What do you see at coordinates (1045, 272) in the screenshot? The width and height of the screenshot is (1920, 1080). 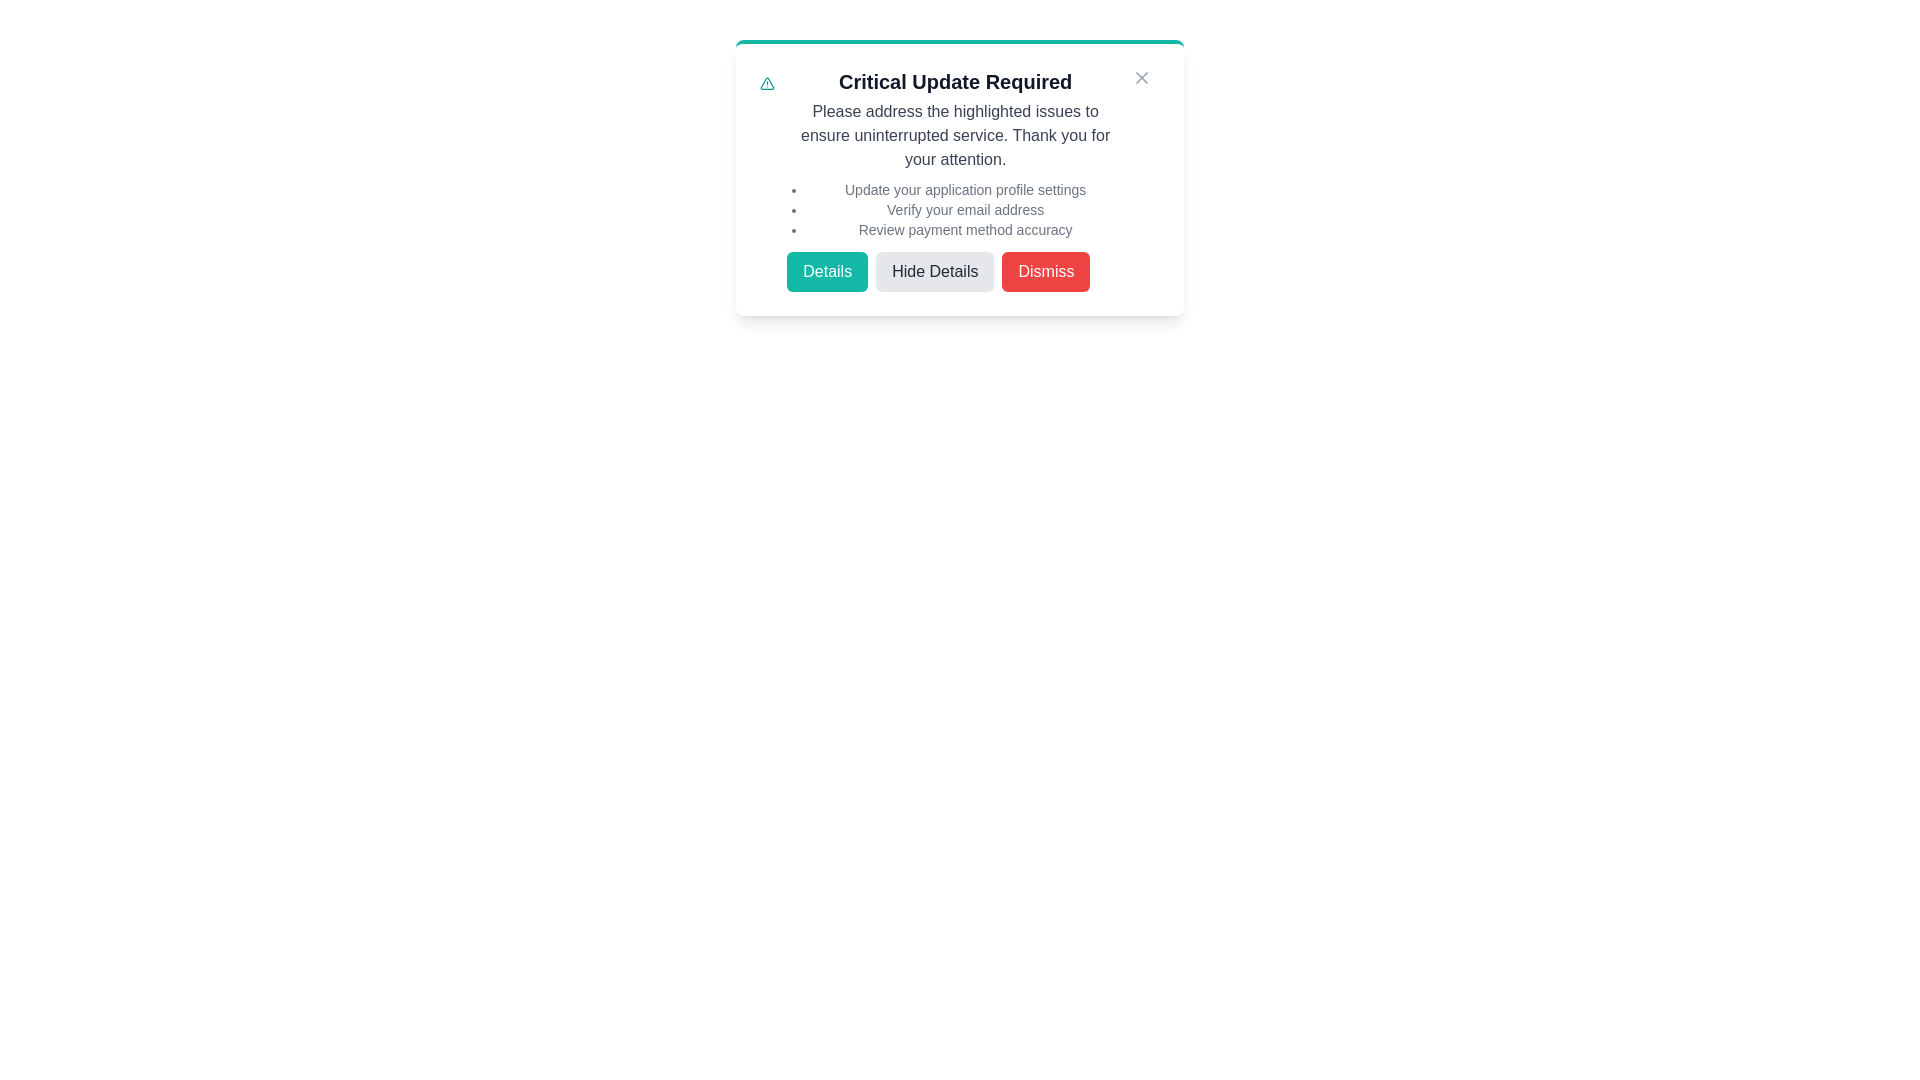 I see `the dismiss button, which is the third button from the left in a group of three buttons at the bottom of a modal dialog box` at bounding box center [1045, 272].